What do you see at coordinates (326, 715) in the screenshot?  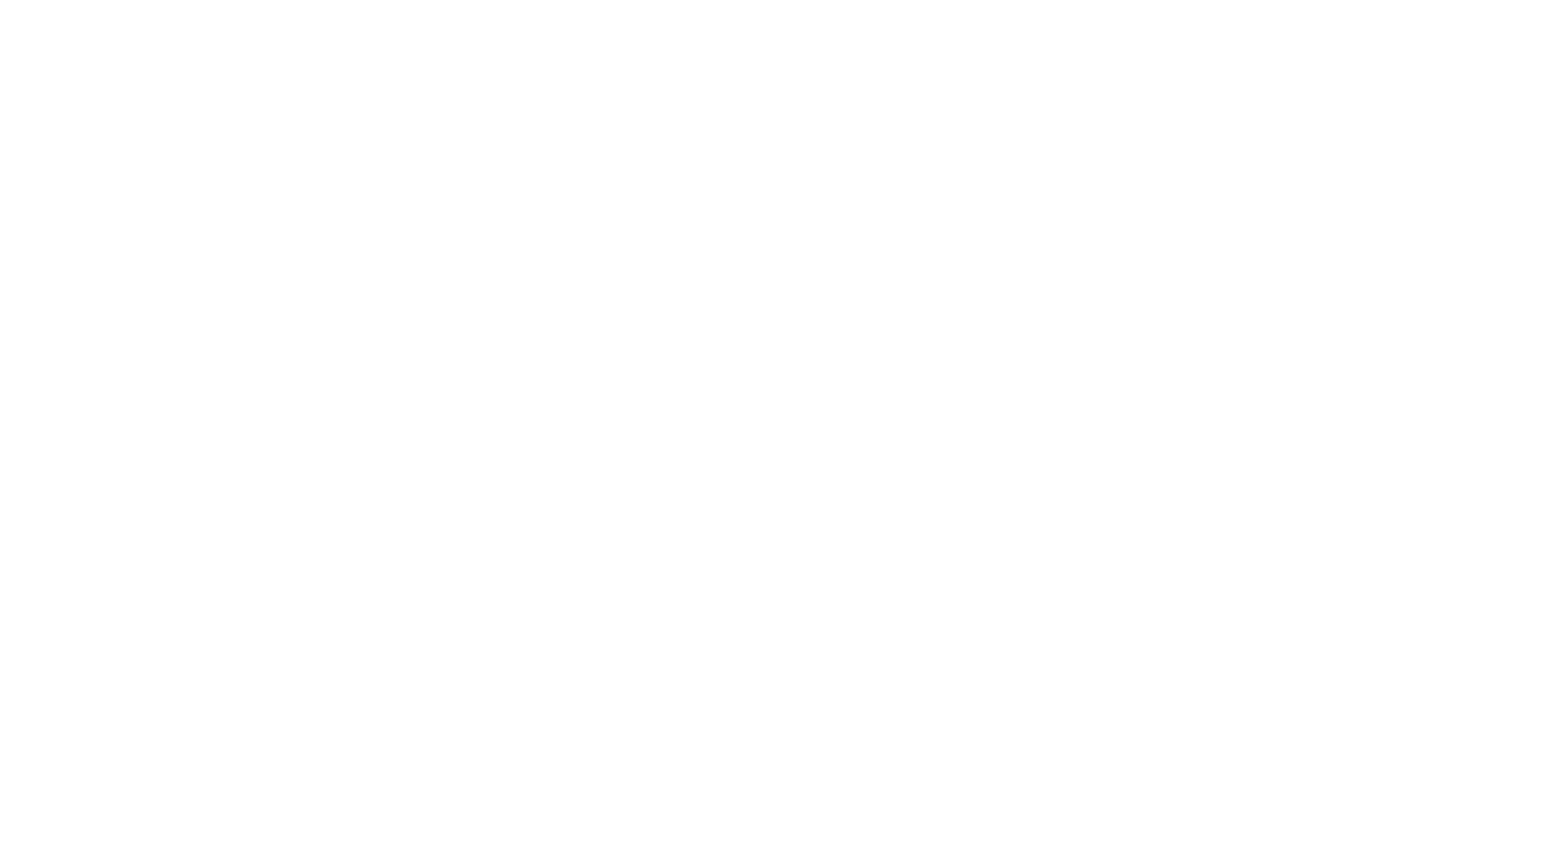 I see `'About'` at bounding box center [326, 715].